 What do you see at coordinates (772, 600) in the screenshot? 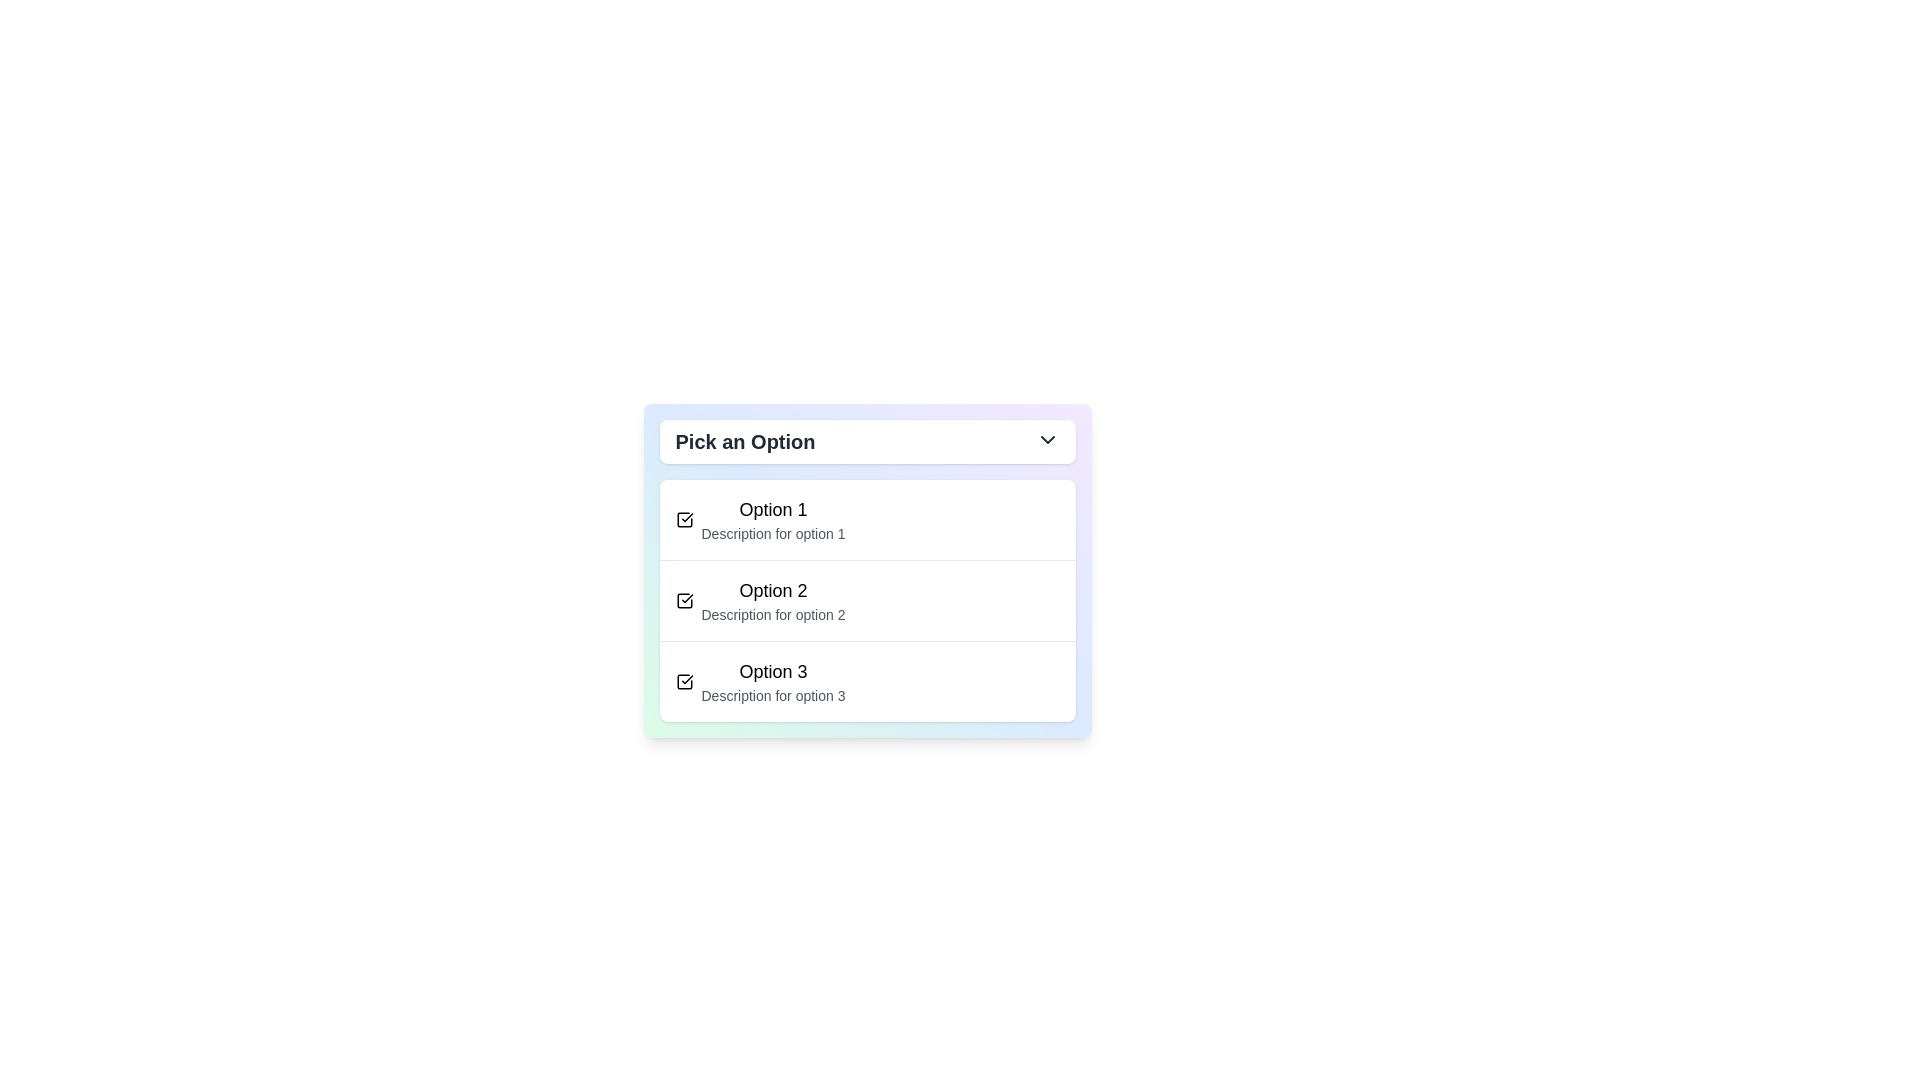
I see `the option 2 from the dropdown menu` at bounding box center [772, 600].